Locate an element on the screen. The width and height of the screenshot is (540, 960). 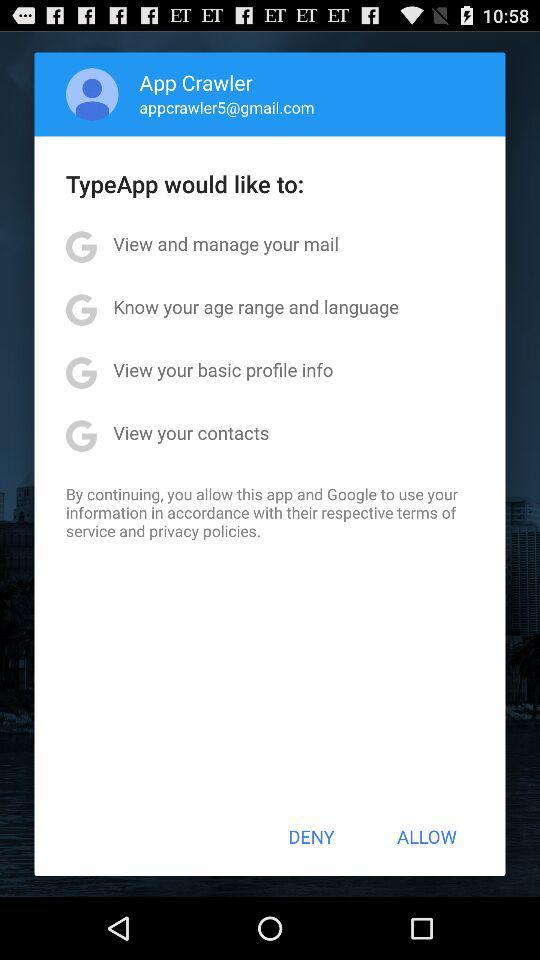
item at the bottom is located at coordinates (311, 836).